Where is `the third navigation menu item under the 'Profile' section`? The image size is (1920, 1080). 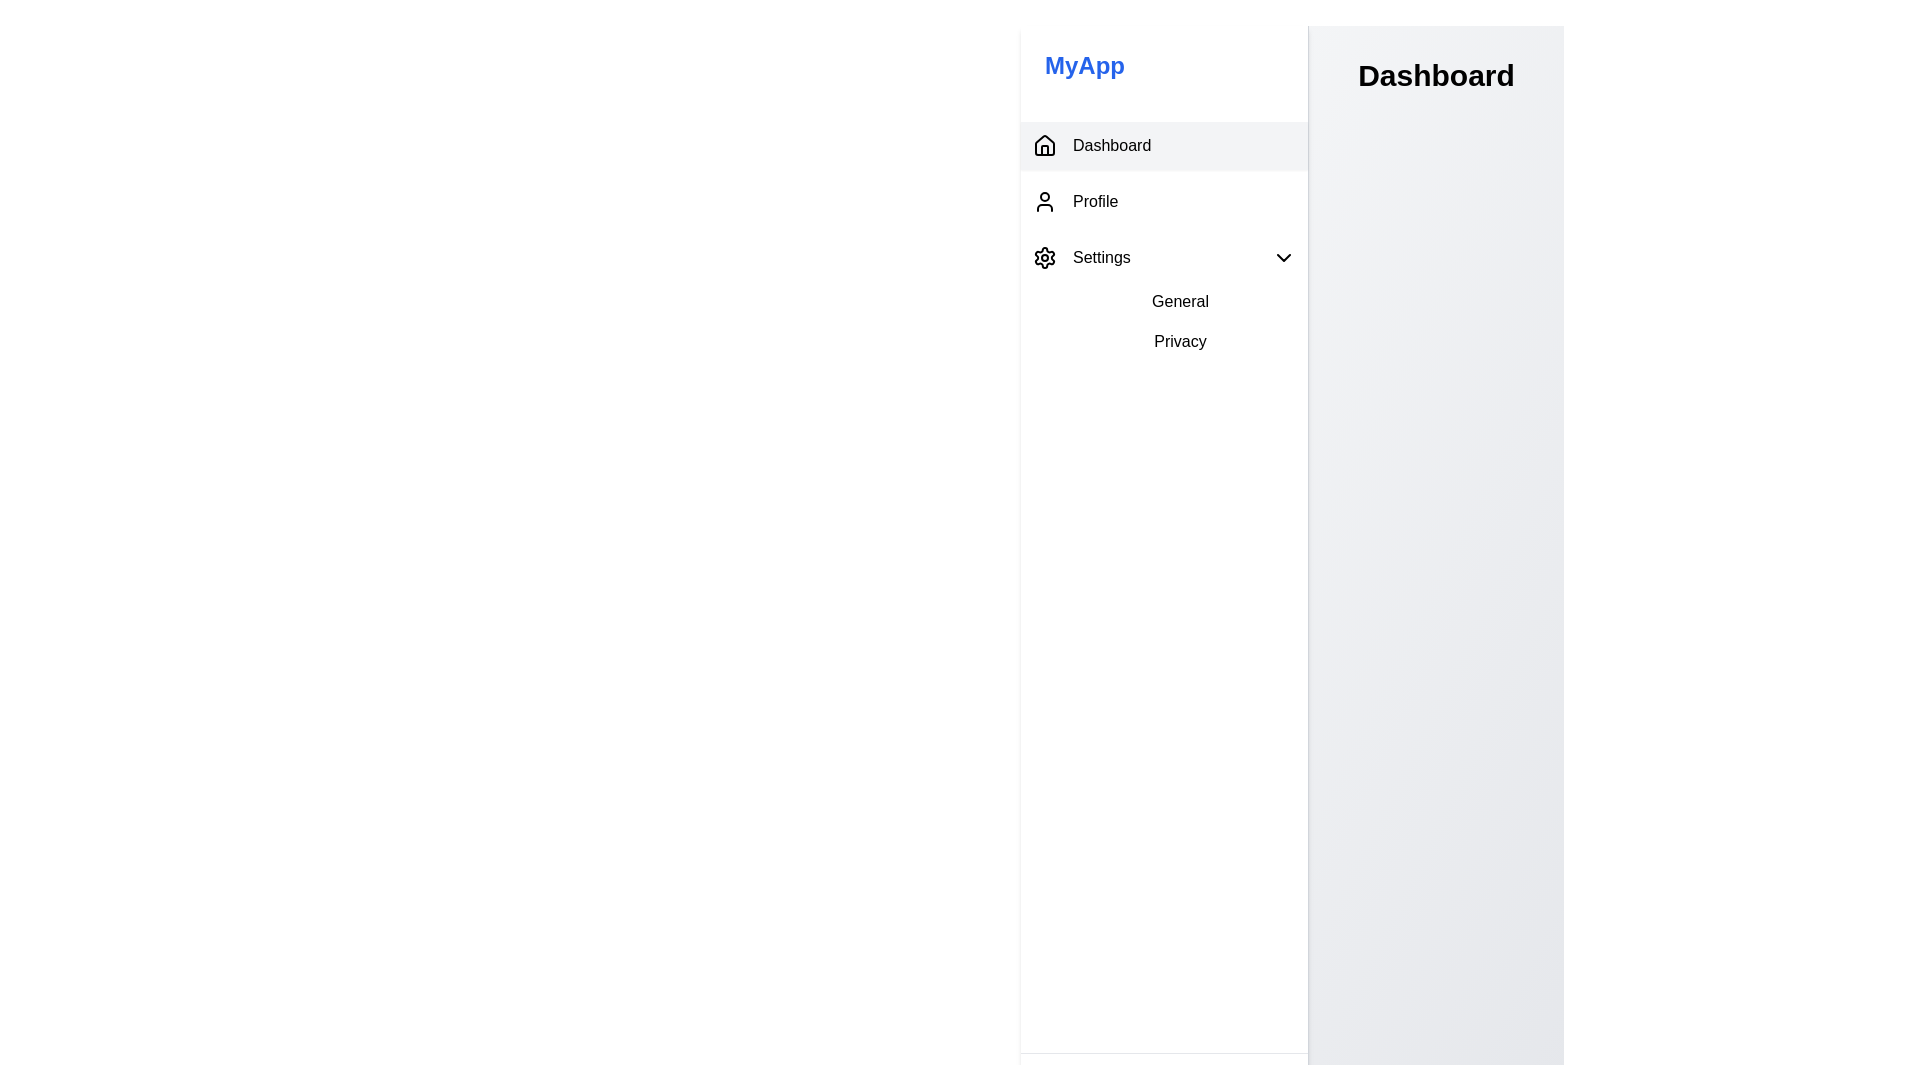
the third navigation menu item under the 'Profile' section is located at coordinates (1080, 257).